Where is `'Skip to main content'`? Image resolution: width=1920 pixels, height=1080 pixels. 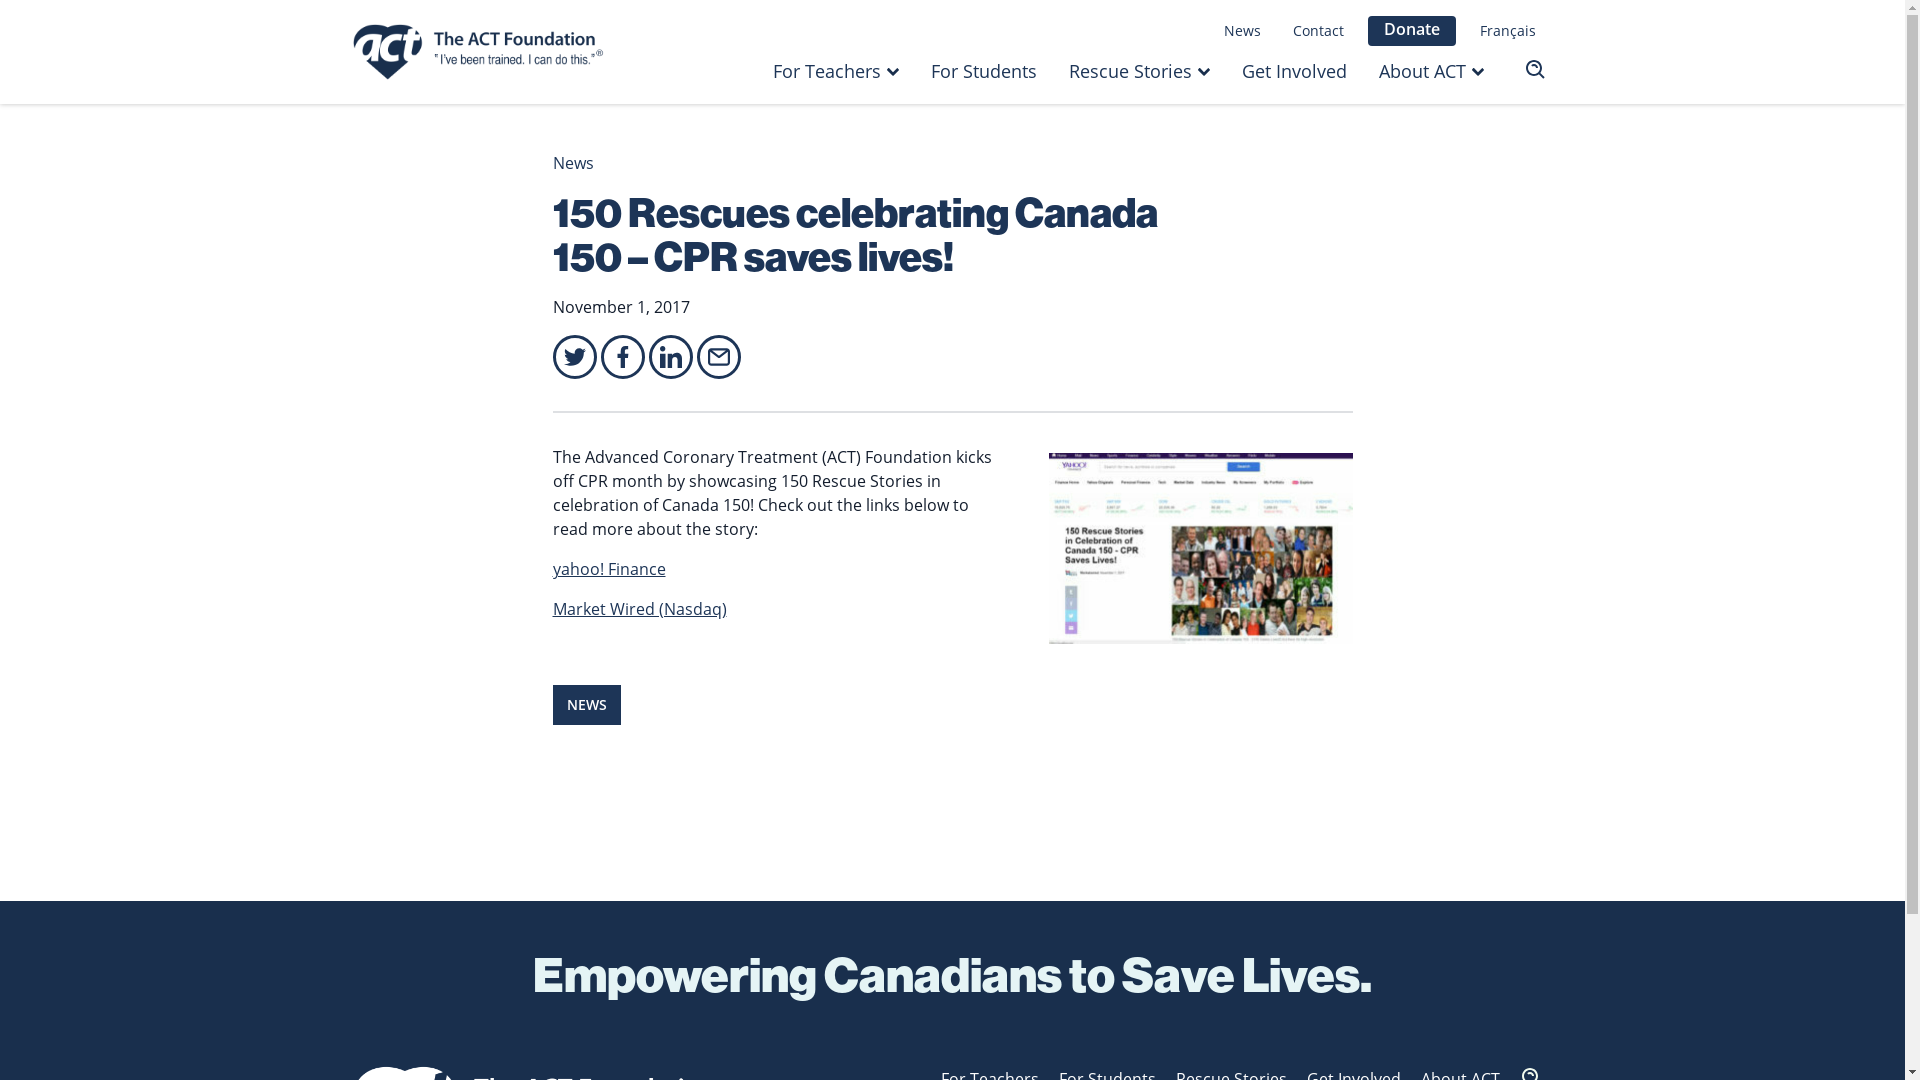
'Skip to main content' is located at coordinates (0, 0).